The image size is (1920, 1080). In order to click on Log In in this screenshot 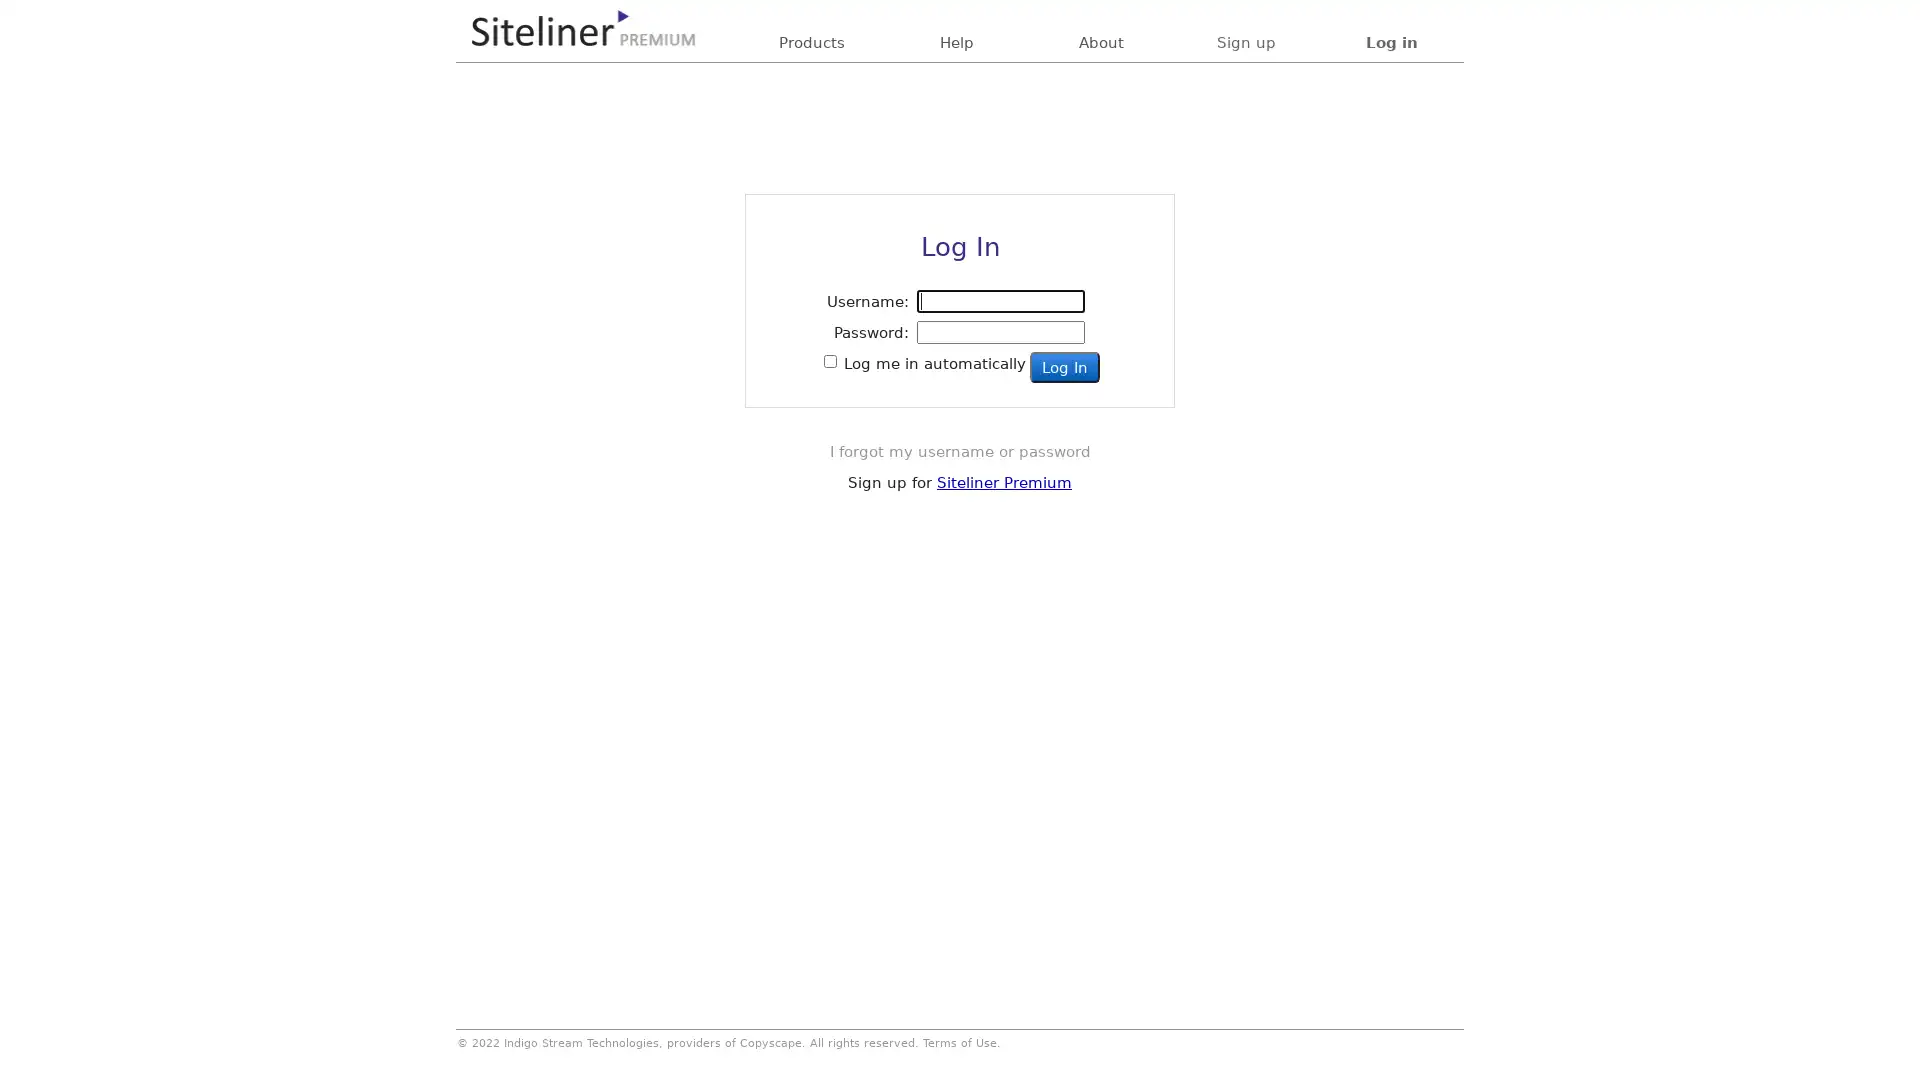, I will do `click(1064, 367)`.